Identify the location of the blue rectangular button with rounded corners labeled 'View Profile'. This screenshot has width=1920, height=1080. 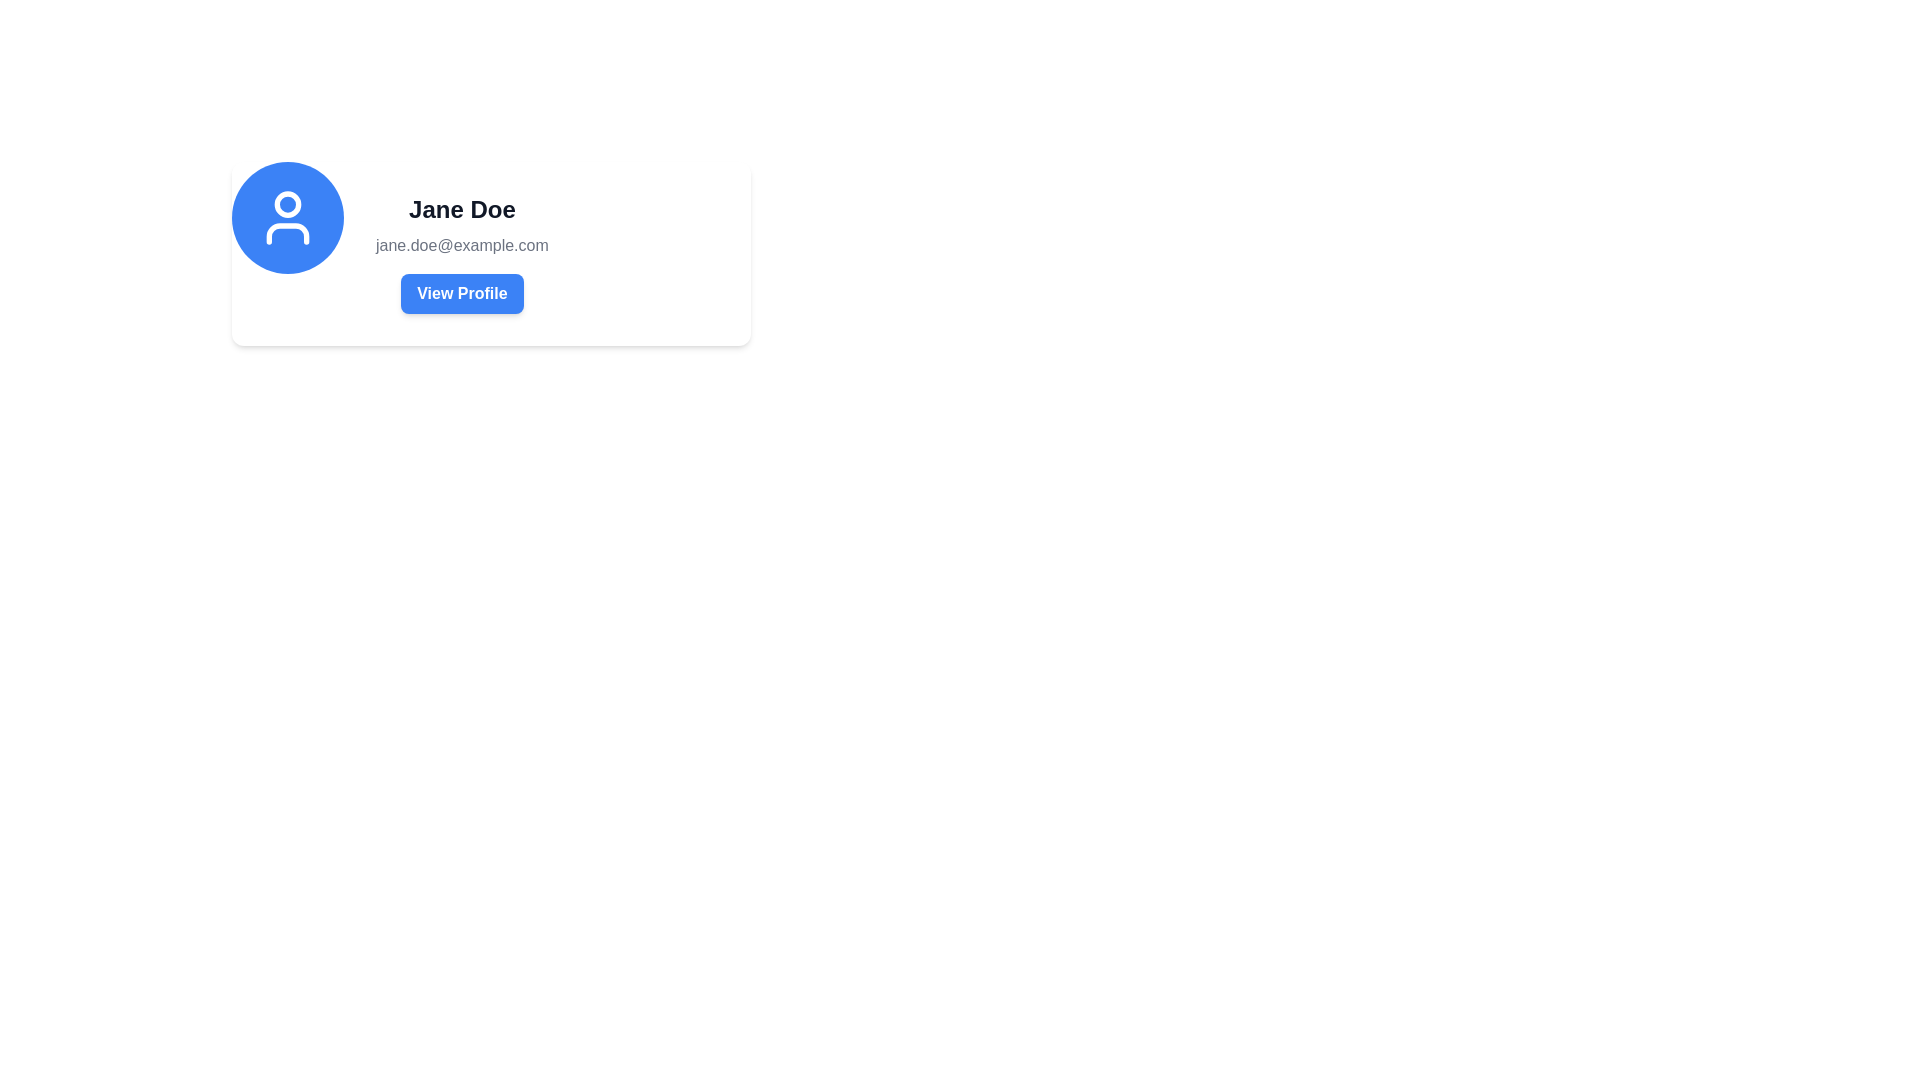
(461, 293).